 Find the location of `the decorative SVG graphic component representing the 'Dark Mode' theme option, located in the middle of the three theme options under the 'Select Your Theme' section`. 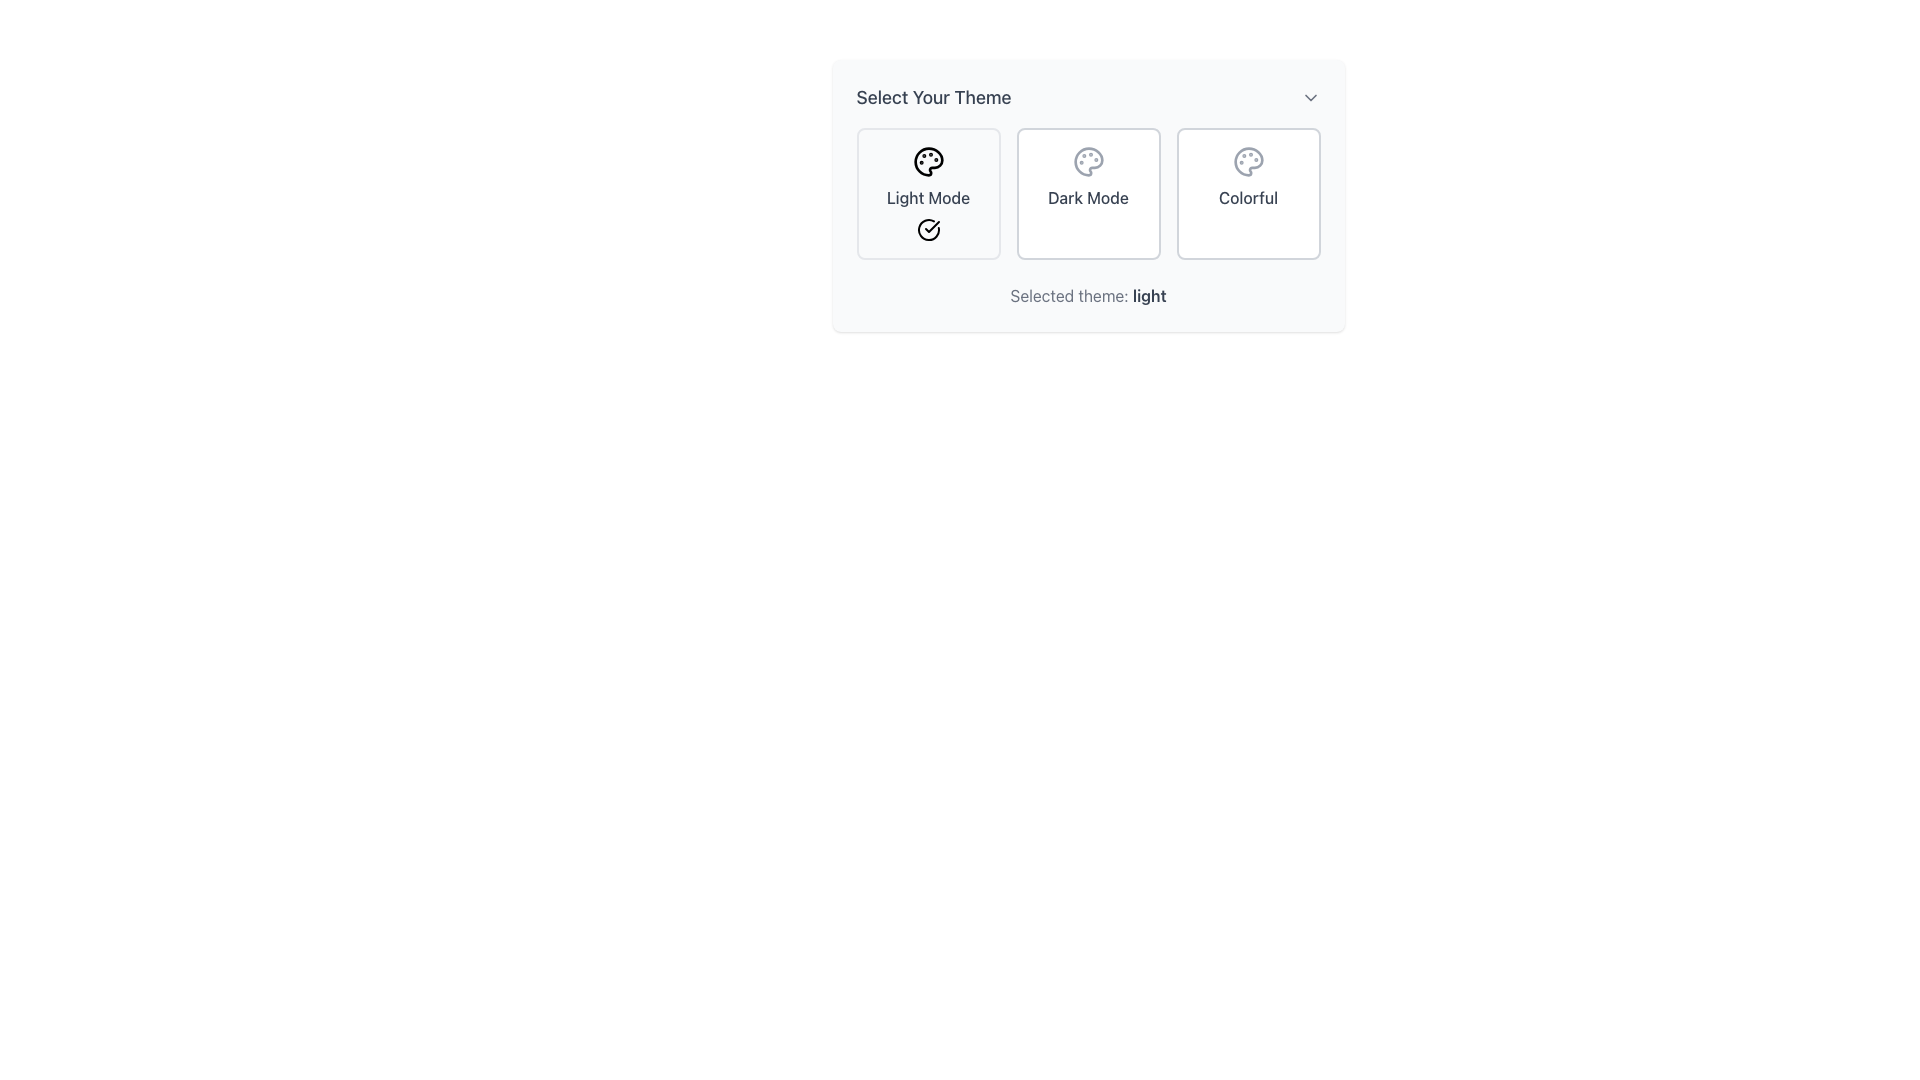

the decorative SVG graphic component representing the 'Dark Mode' theme option, located in the middle of the three theme options under the 'Select Your Theme' section is located at coordinates (1087, 161).